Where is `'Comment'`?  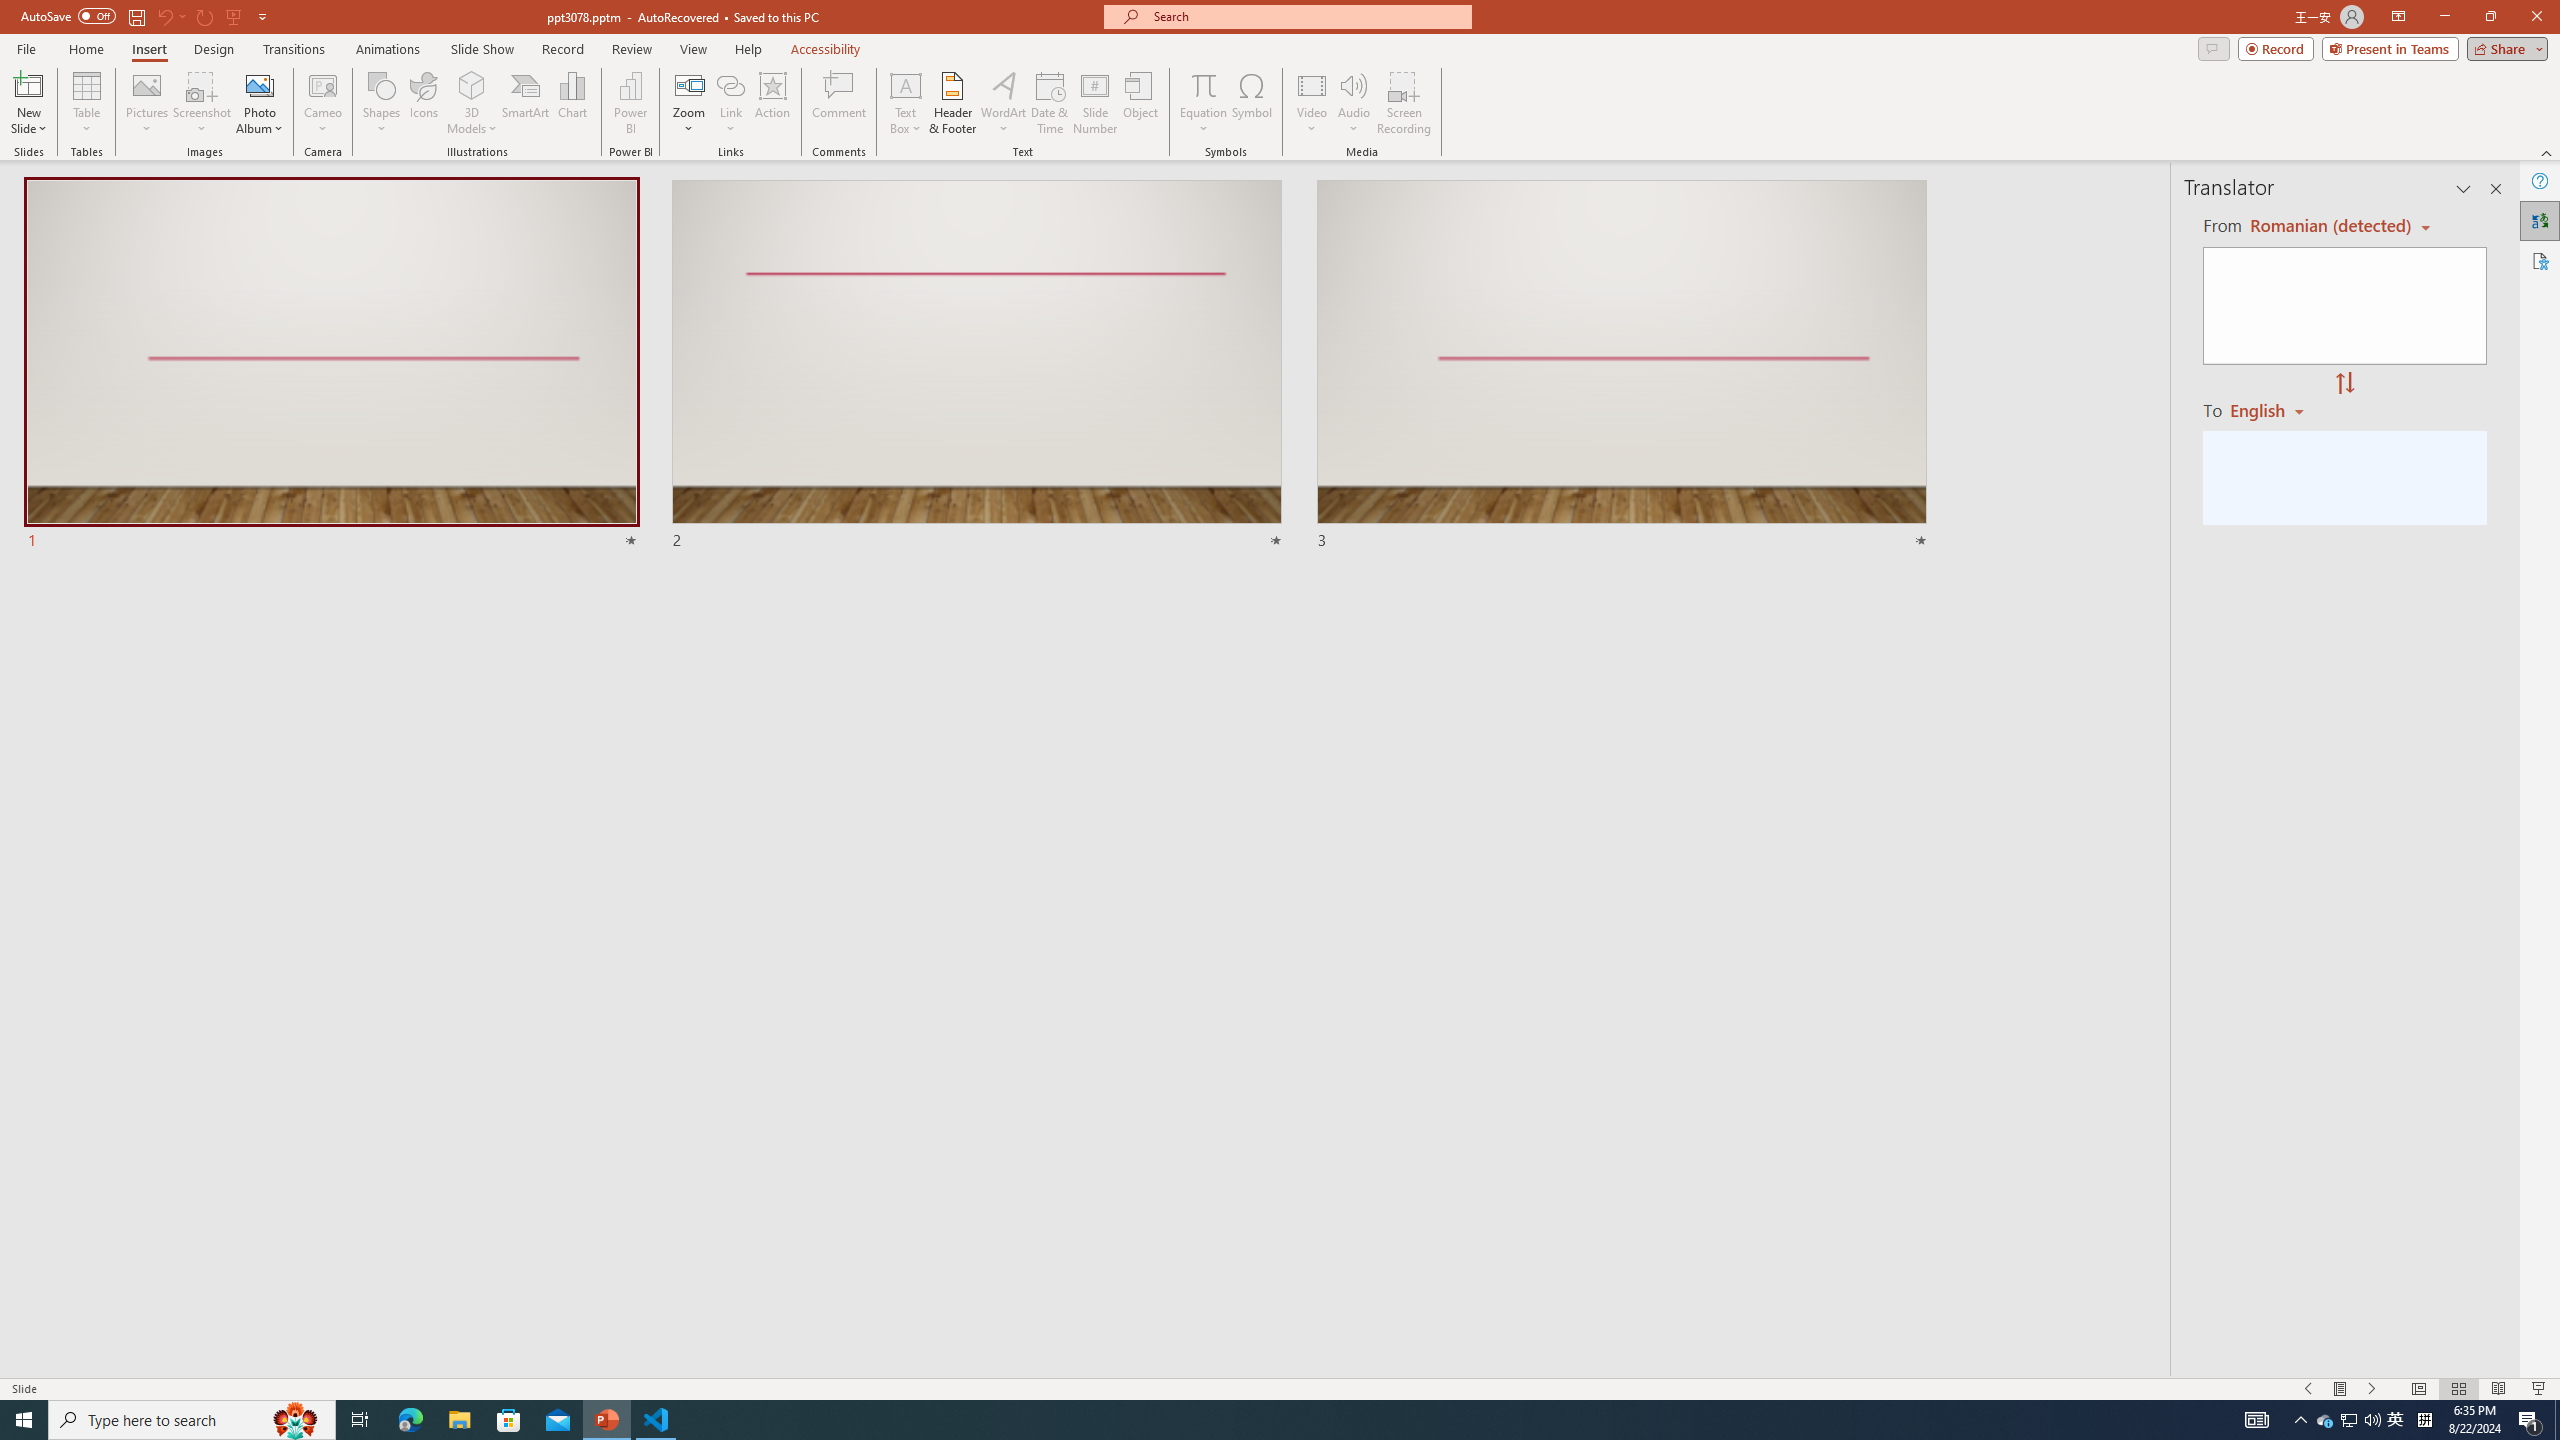
'Comment' is located at coordinates (837, 103).